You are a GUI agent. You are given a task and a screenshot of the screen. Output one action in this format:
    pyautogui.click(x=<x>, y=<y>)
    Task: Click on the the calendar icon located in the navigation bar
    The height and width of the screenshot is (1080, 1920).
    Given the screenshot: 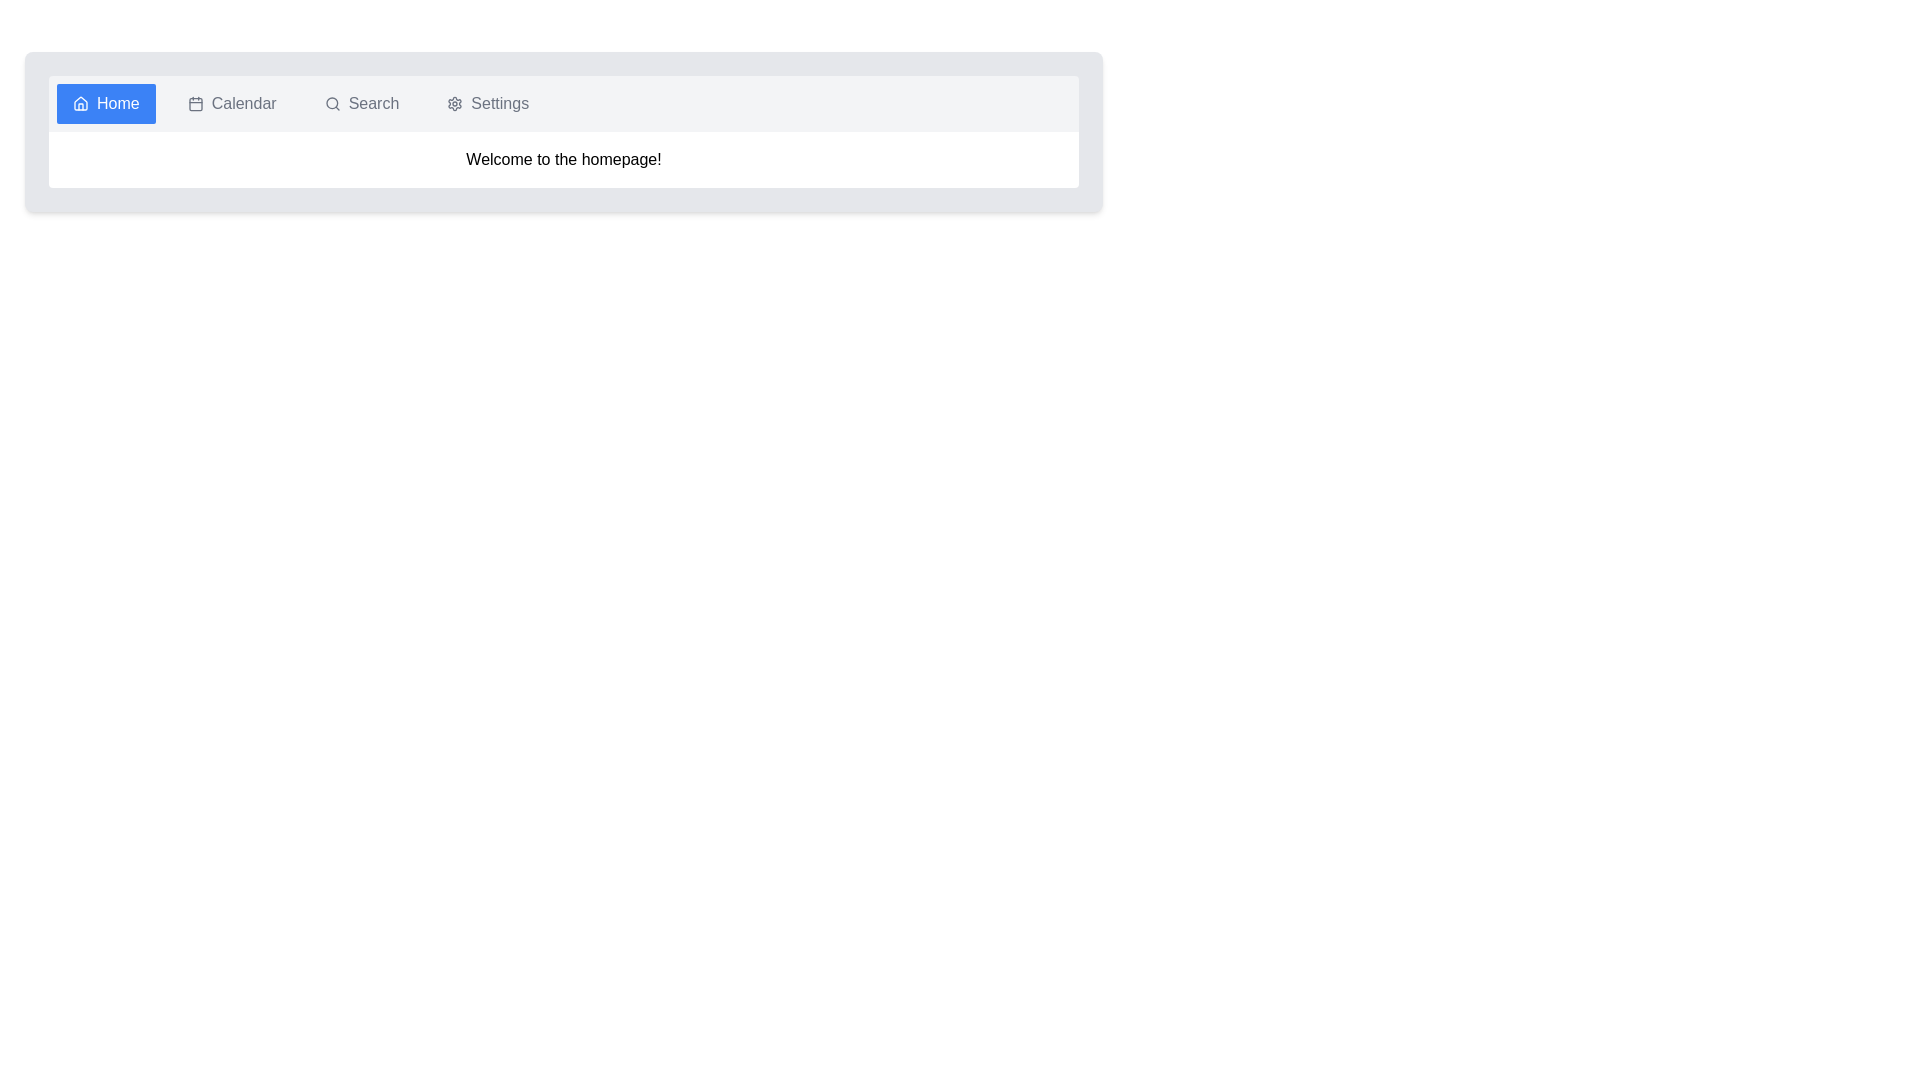 What is the action you would take?
    pyautogui.click(x=195, y=104)
    